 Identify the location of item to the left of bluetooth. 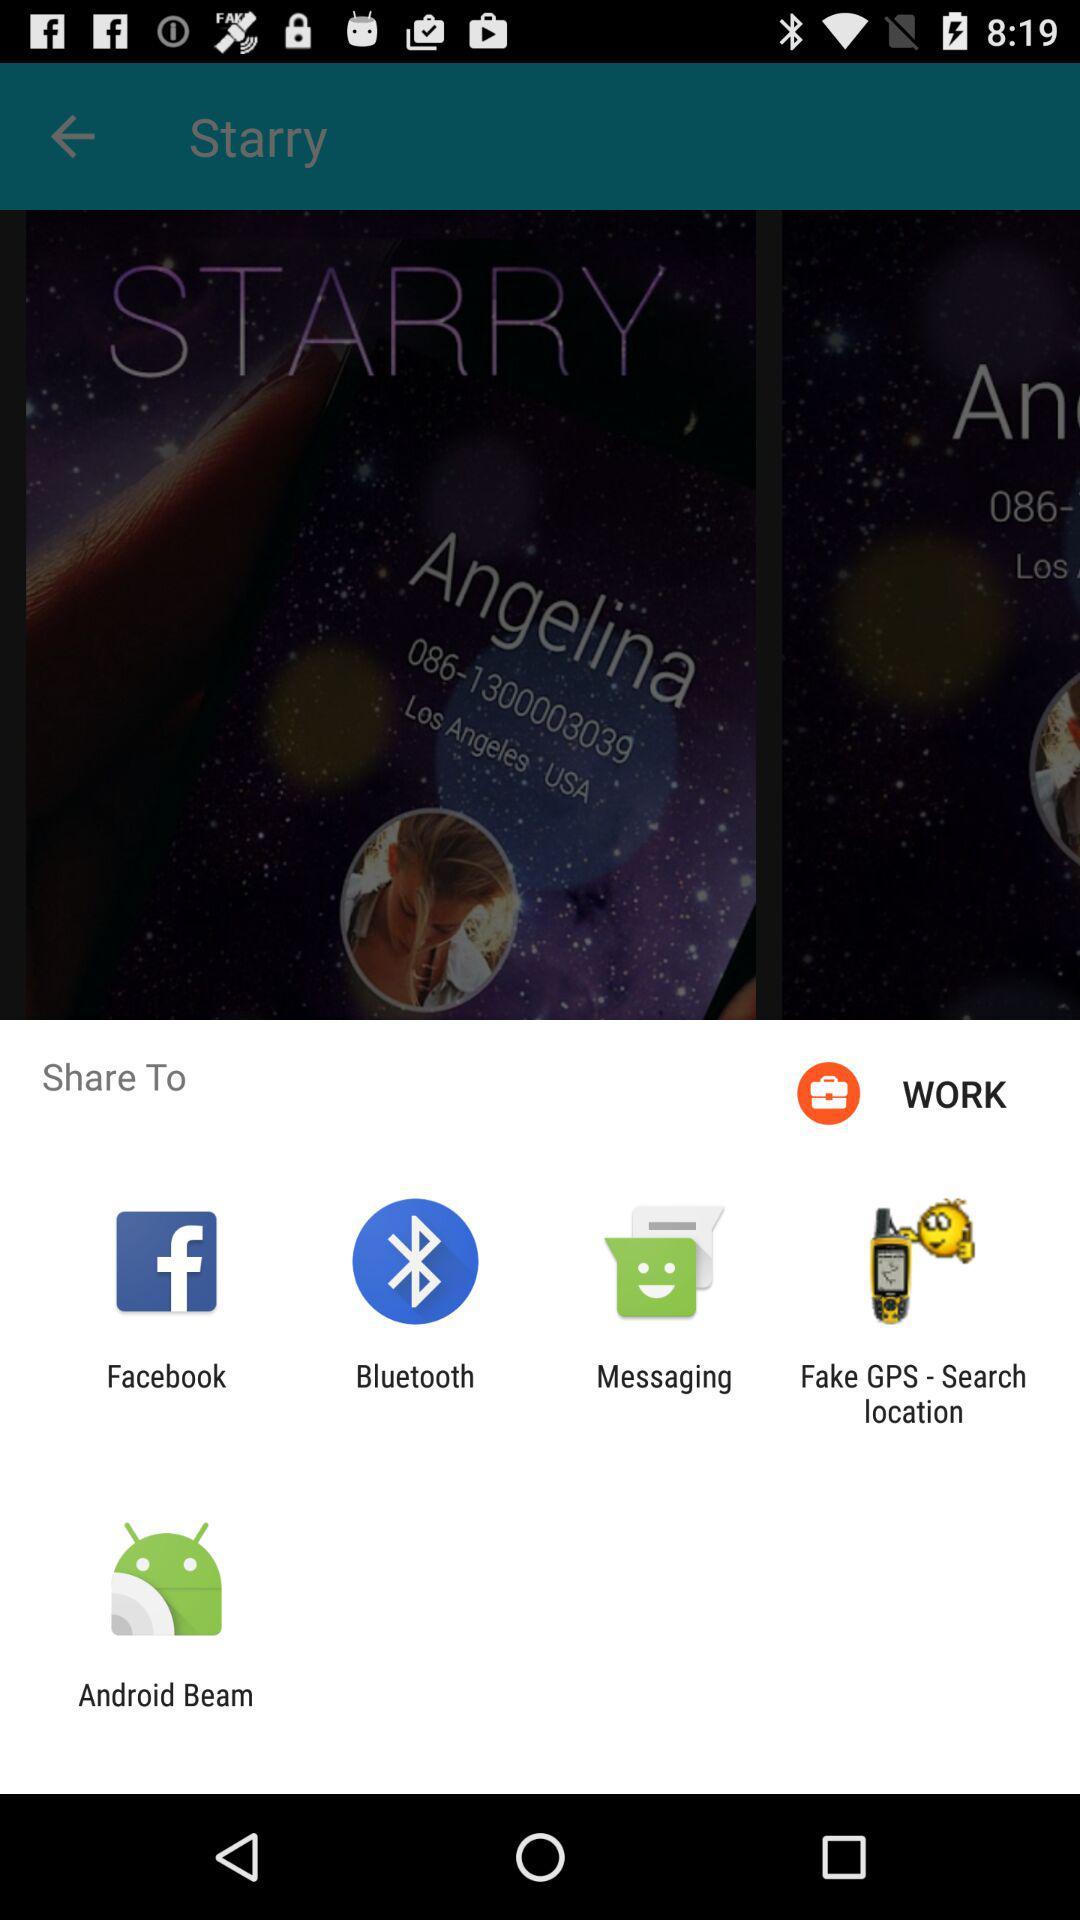
(165, 1392).